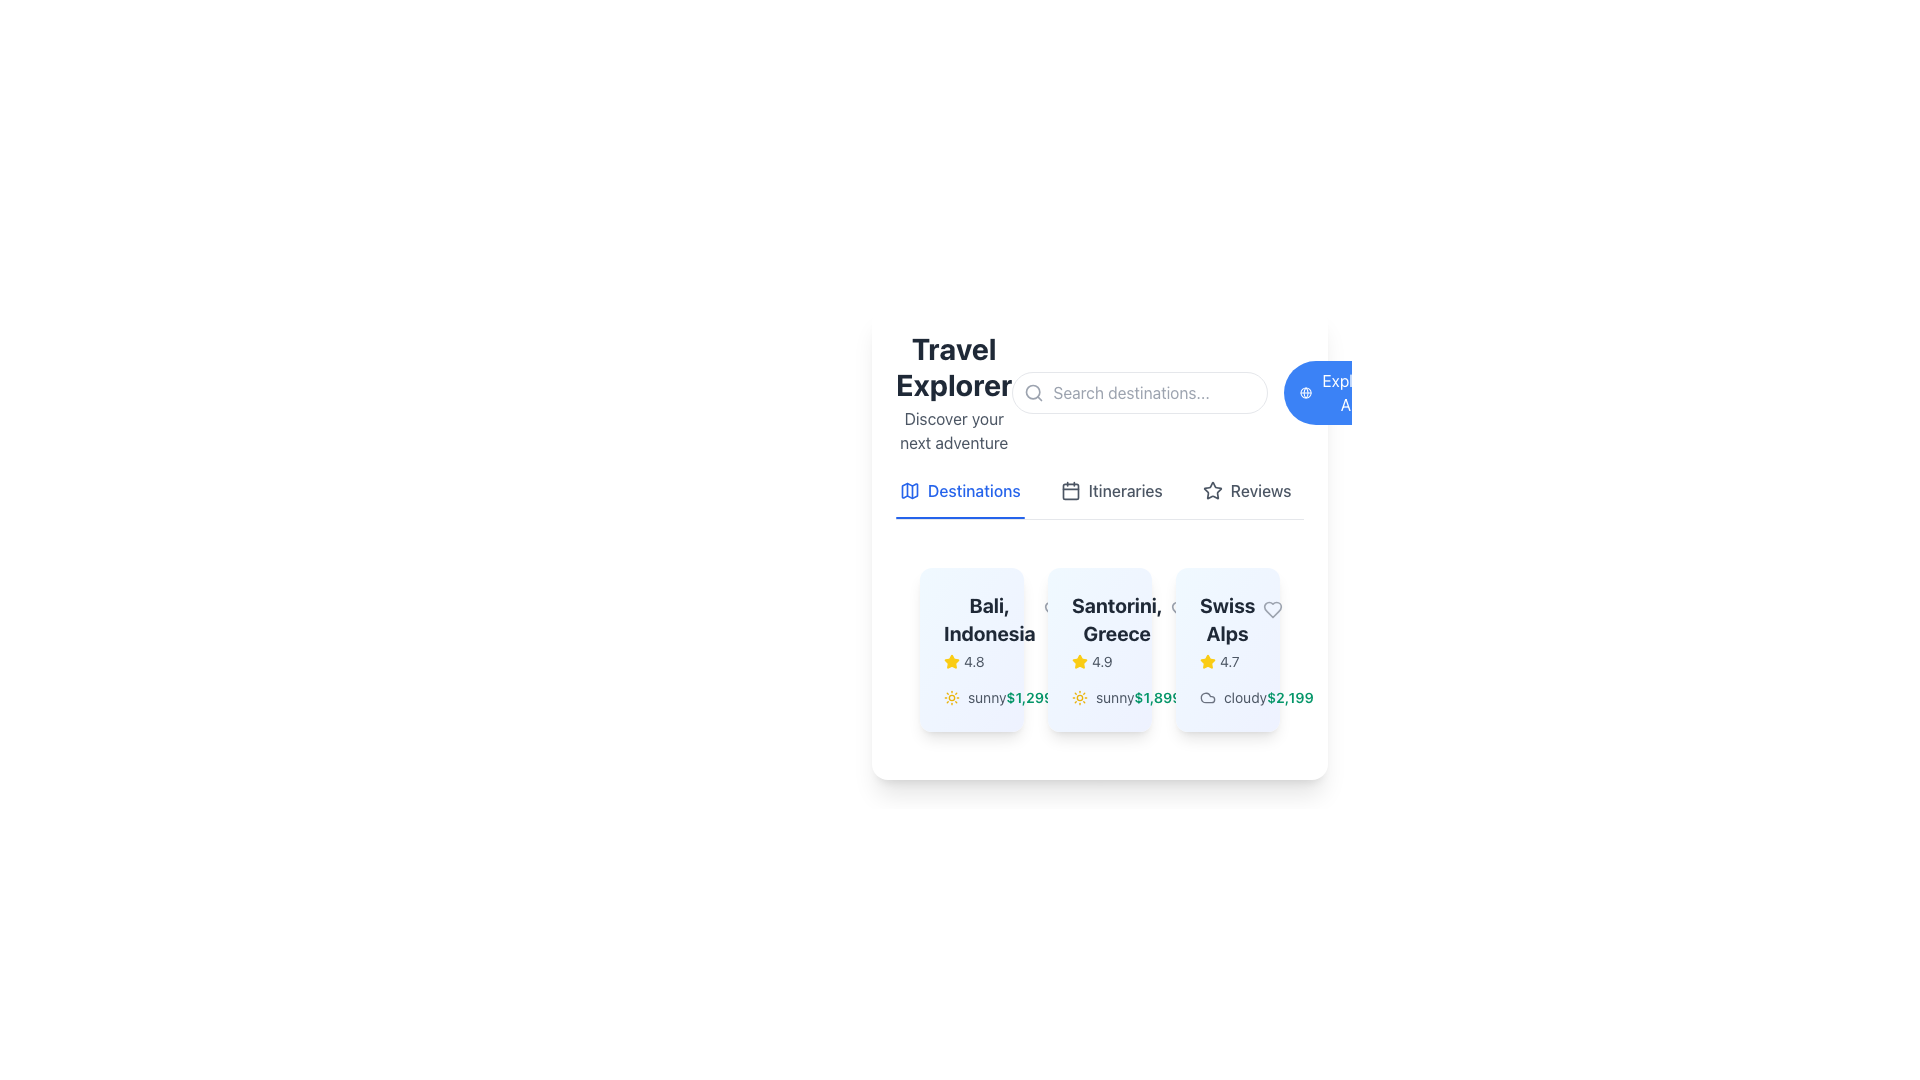  I want to click on the text label representing the title or name of the location in the bottom-right card of the horizontal list of destination cards, so click(1226, 619).